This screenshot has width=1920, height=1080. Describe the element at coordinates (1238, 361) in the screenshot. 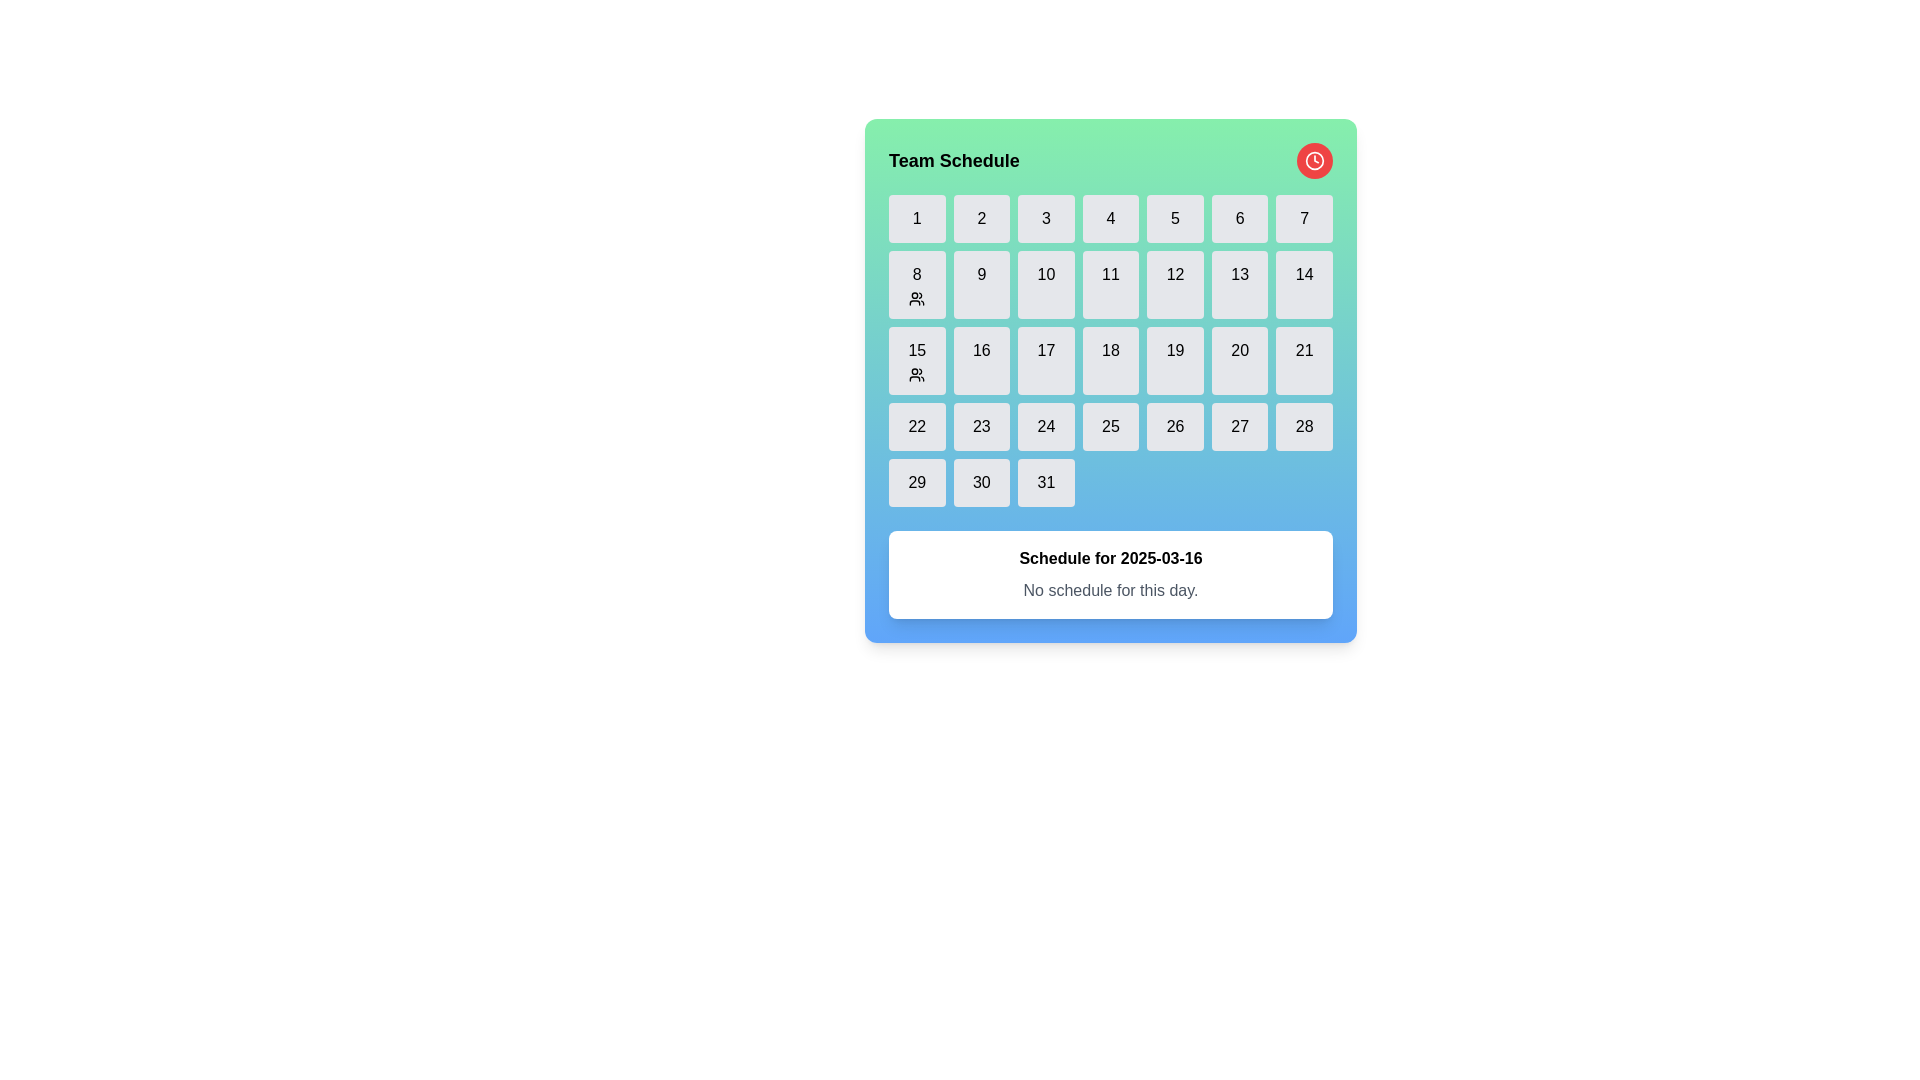

I see `the calendar day representation element displaying the bold black text '20'` at that location.